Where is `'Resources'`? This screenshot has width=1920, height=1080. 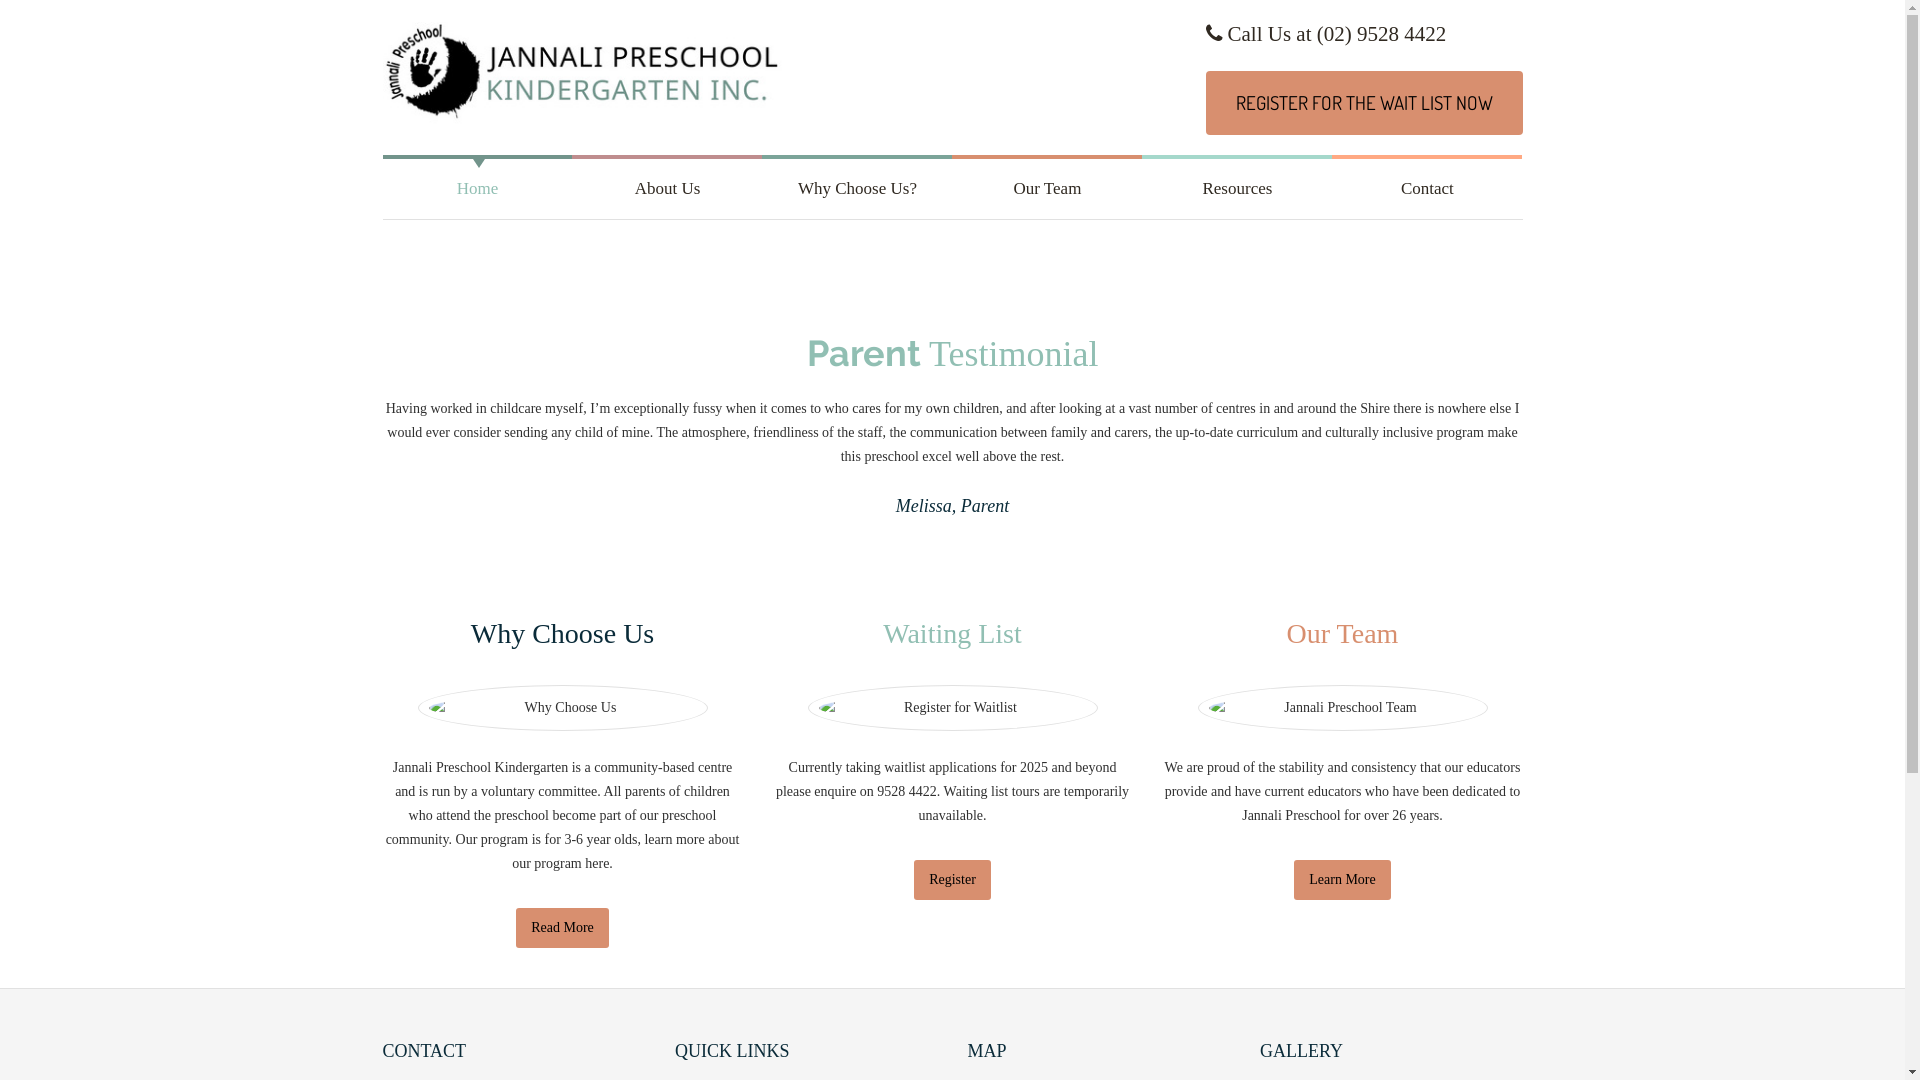
'Resources' is located at coordinates (1236, 189).